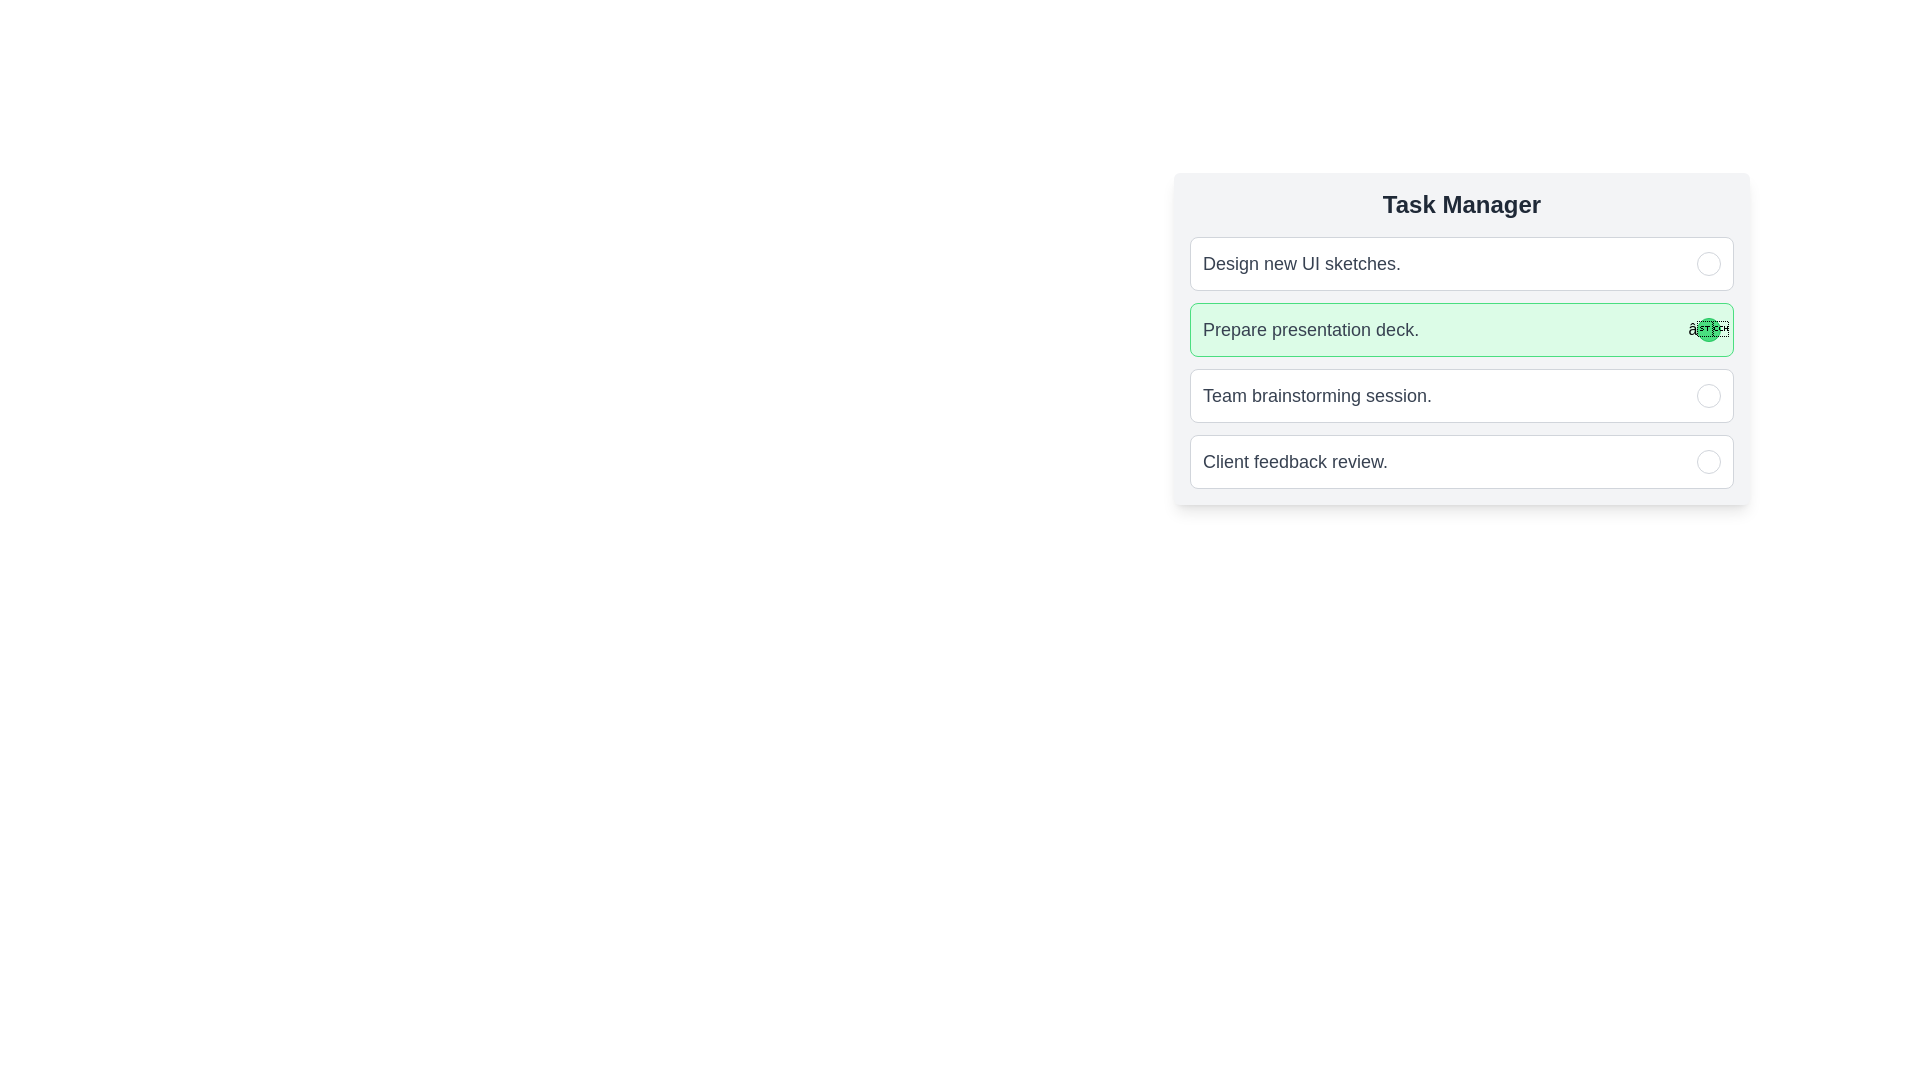  Describe the element at coordinates (1462, 338) in the screenshot. I see `the second completed task in the 'Task Manager' section, indicated by a green background and a checkmark, to display detailed information` at that location.